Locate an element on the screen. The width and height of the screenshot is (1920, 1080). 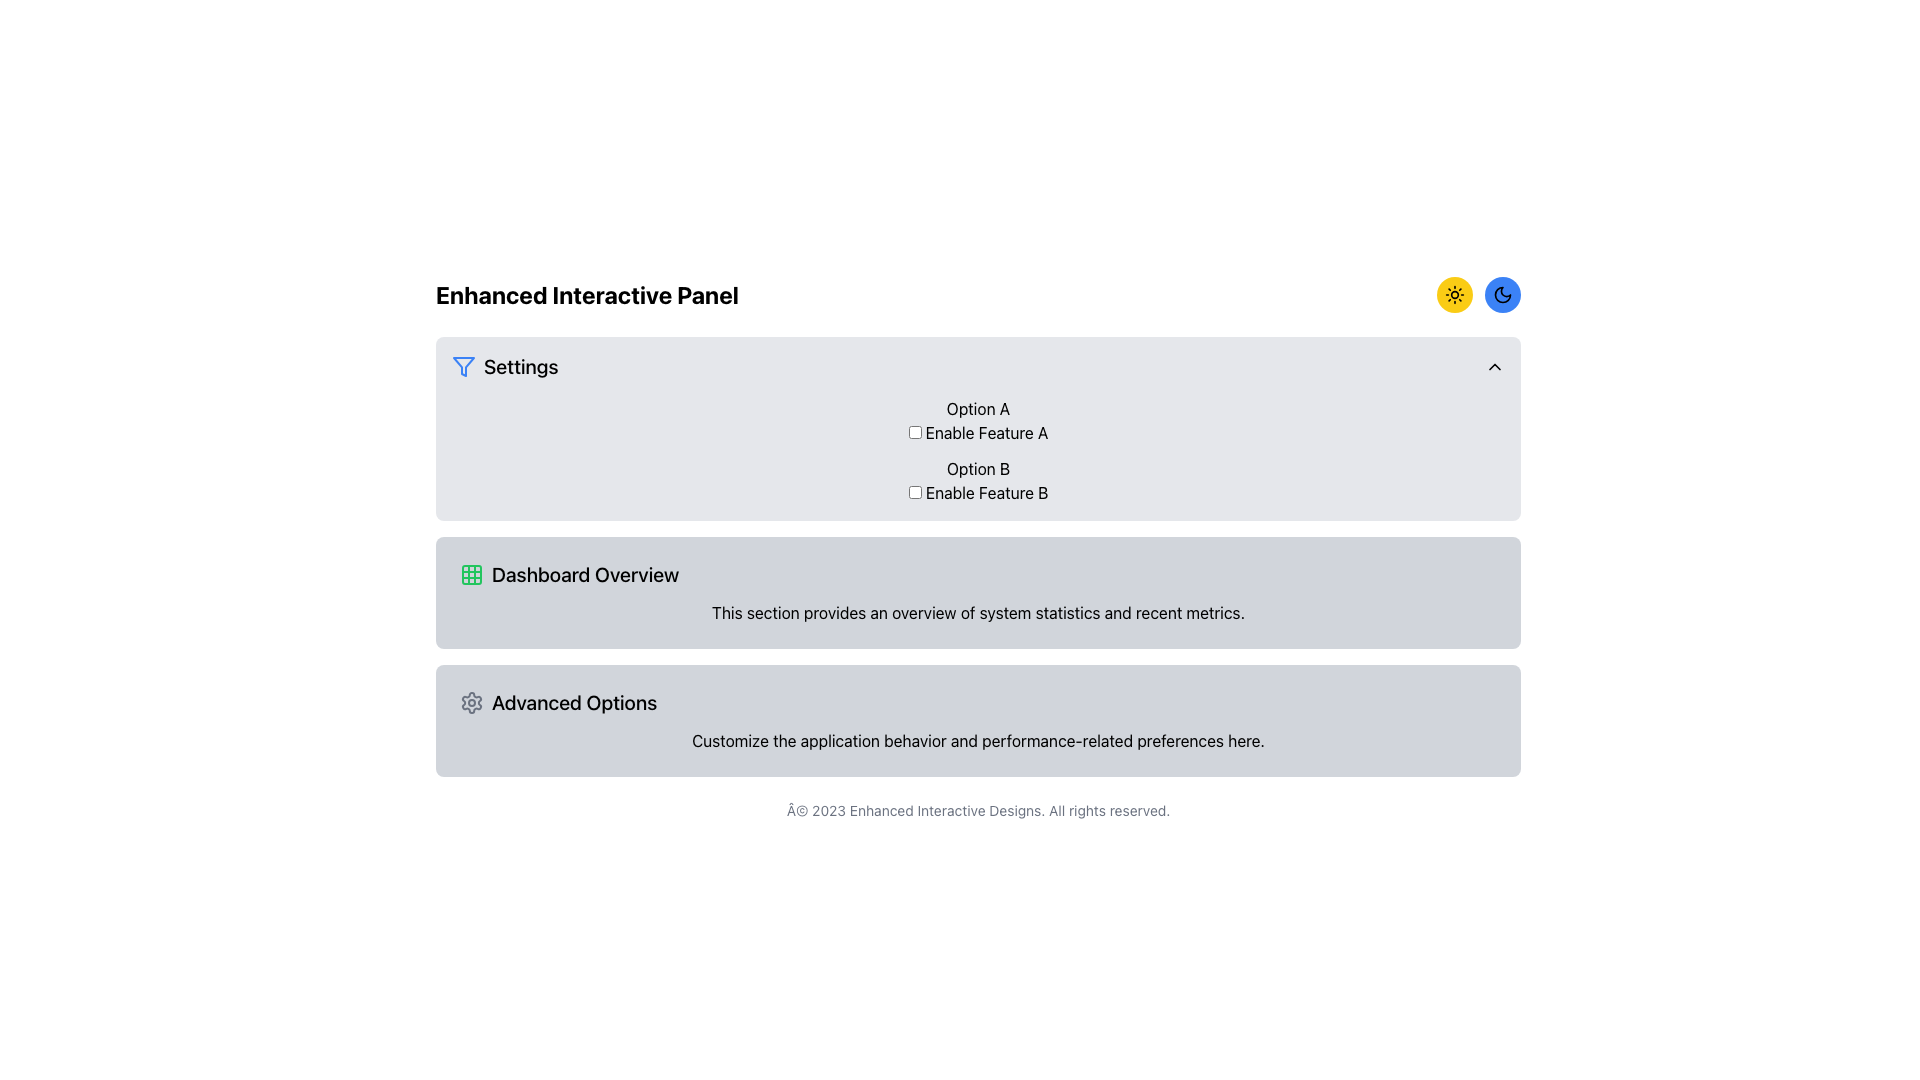
the Settings icon located to the left of the 'Settings' text in the header section of the interface as a visual cue is located at coordinates (463, 366).